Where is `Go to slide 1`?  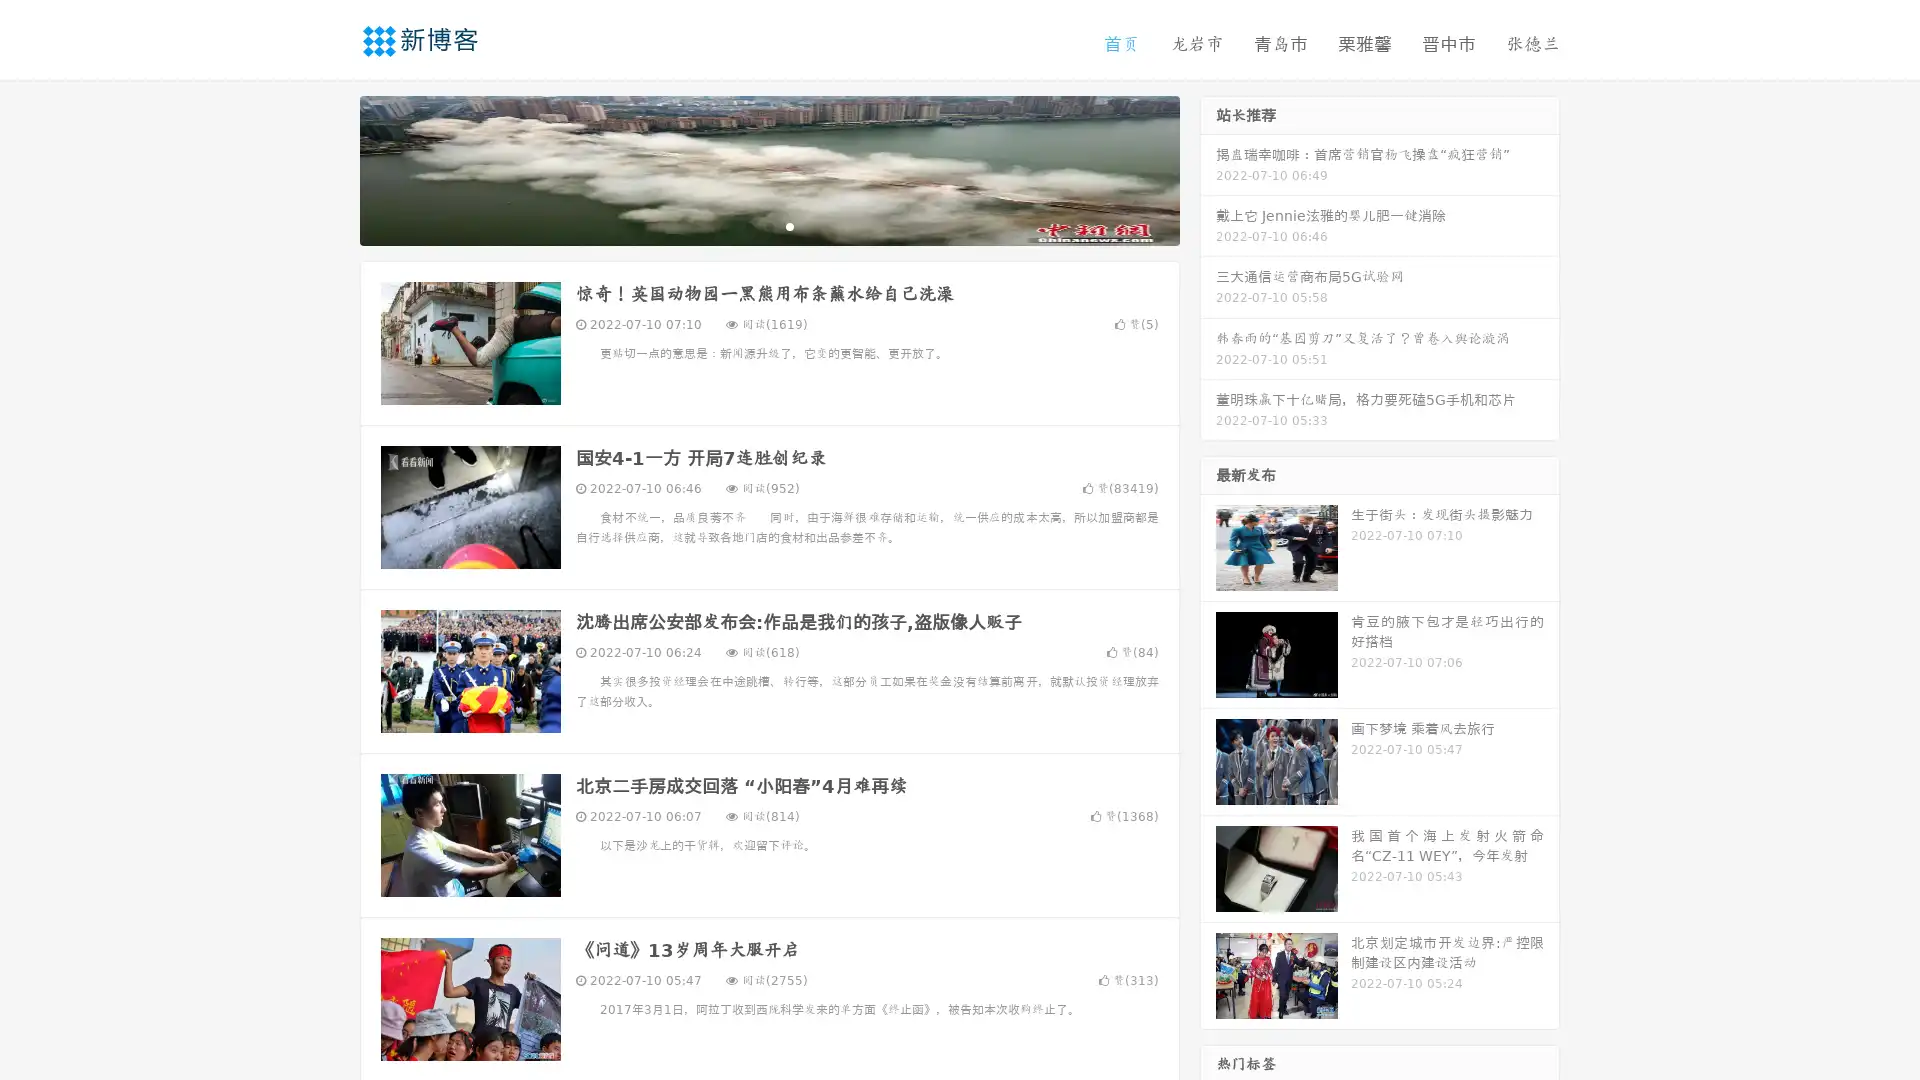
Go to slide 1 is located at coordinates (748, 225).